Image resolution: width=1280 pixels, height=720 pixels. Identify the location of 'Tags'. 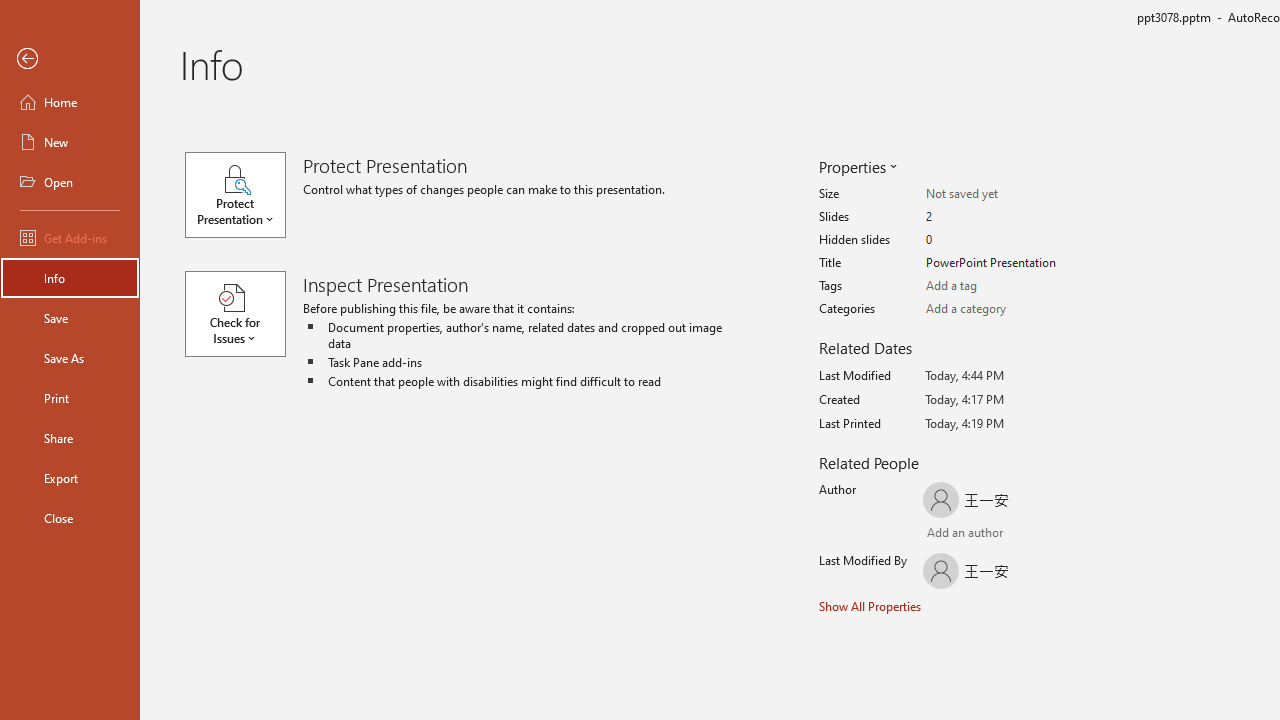
(1004, 286).